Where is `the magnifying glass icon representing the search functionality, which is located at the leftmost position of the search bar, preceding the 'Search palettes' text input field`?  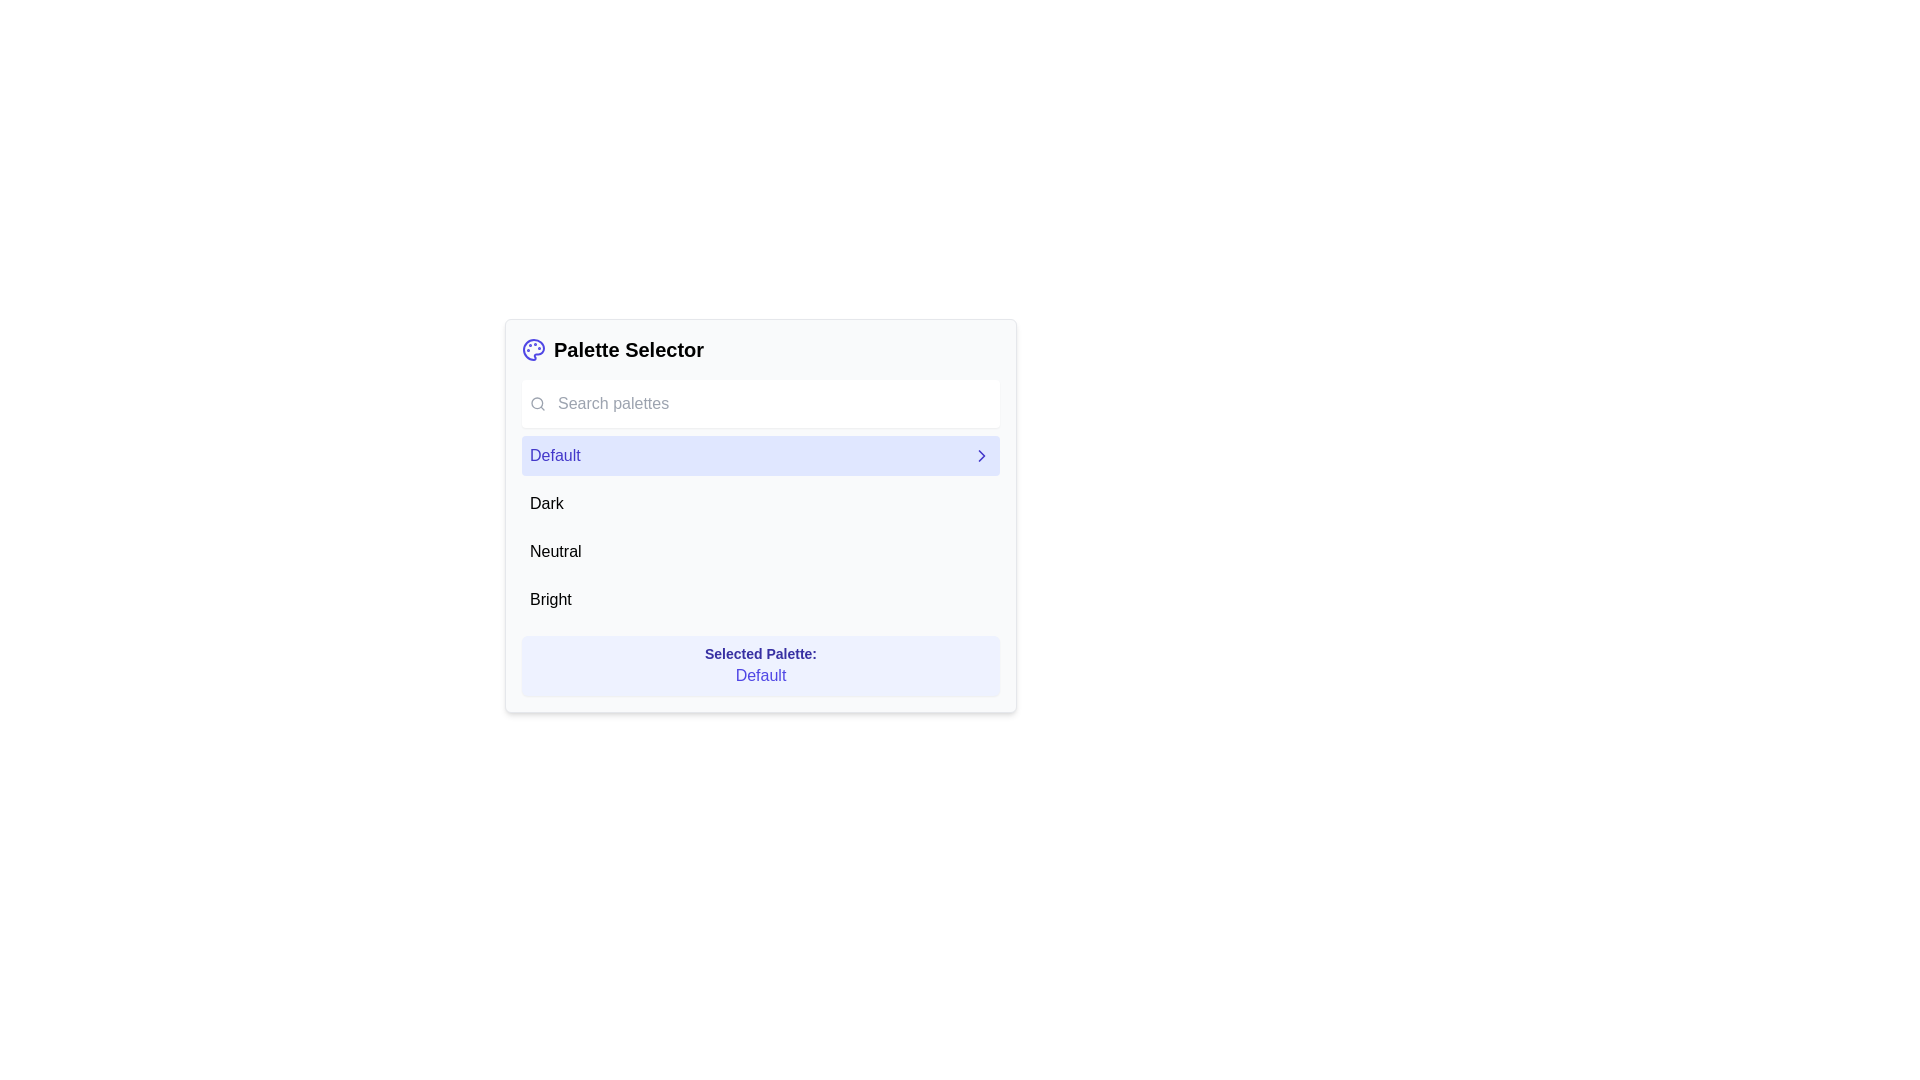 the magnifying glass icon representing the search functionality, which is located at the leftmost position of the search bar, preceding the 'Search palettes' text input field is located at coordinates (537, 404).